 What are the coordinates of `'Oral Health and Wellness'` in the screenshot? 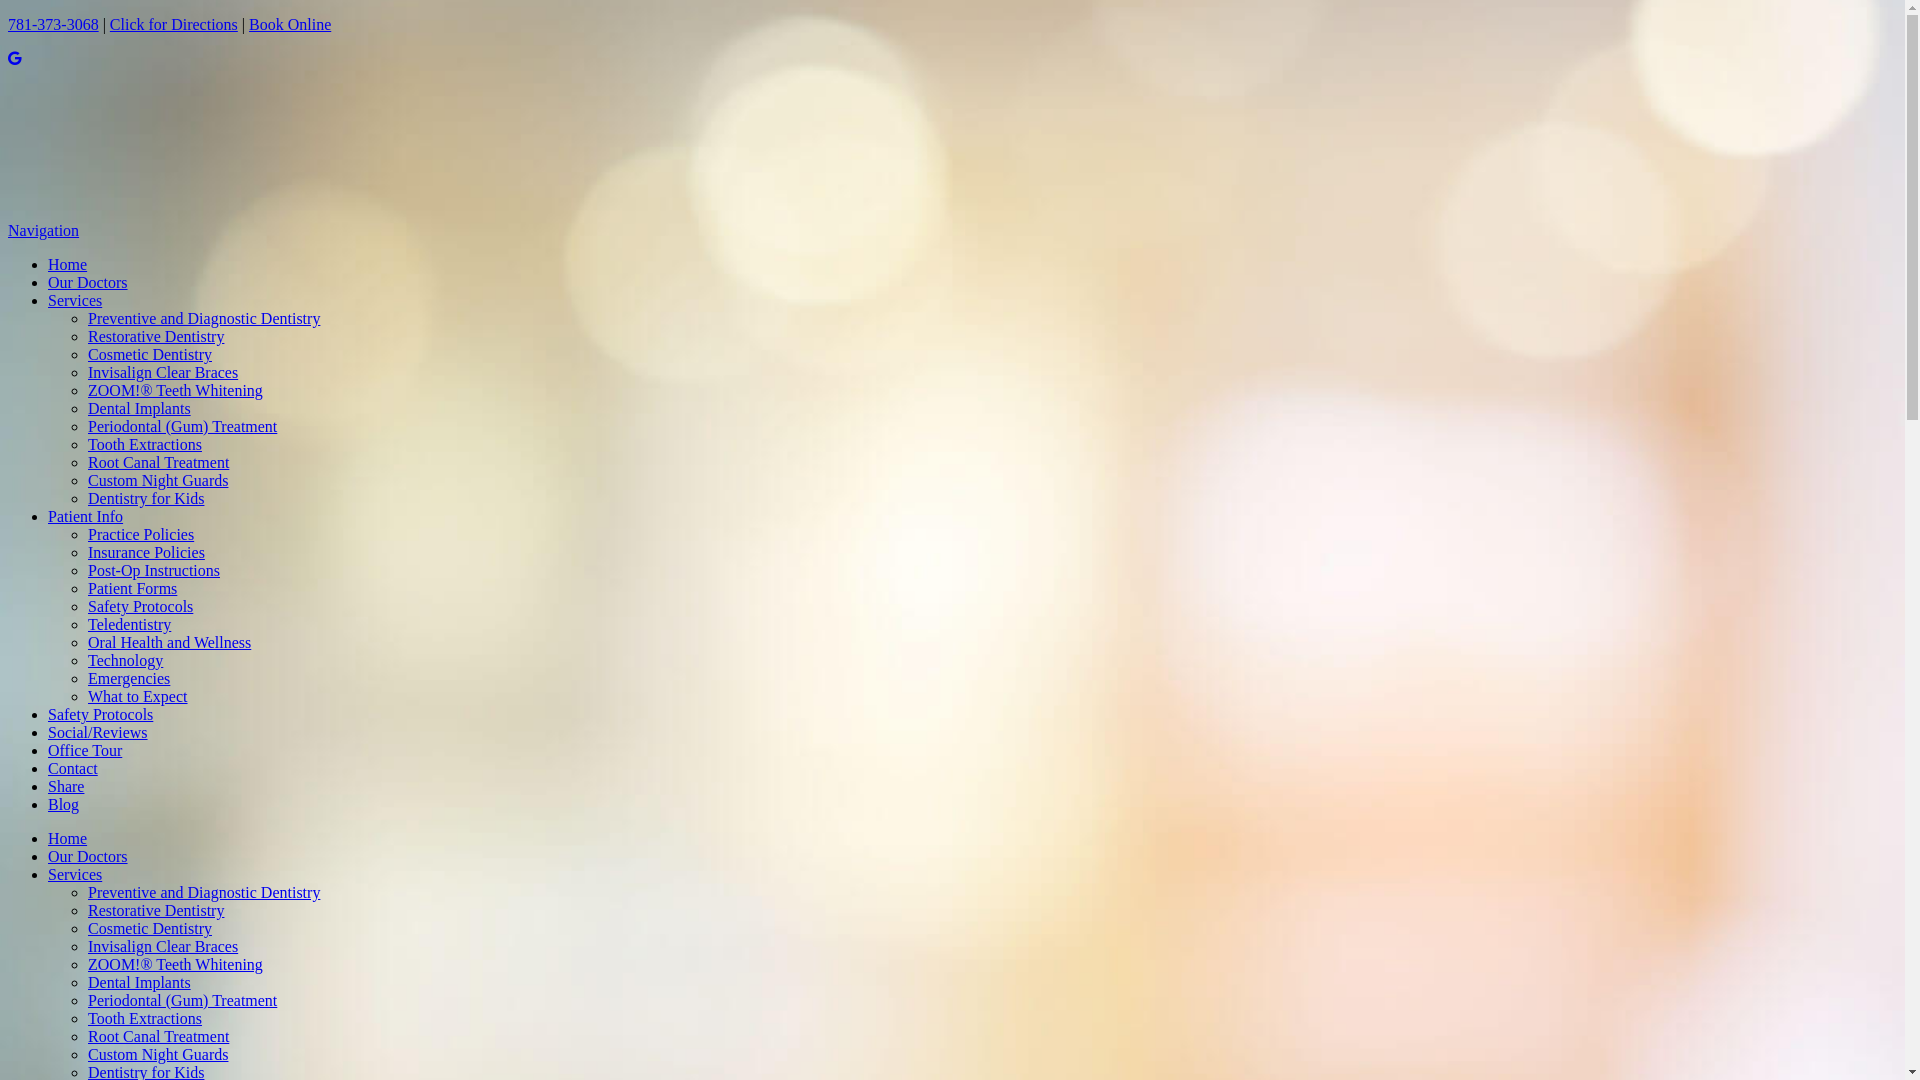 It's located at (169, 642).